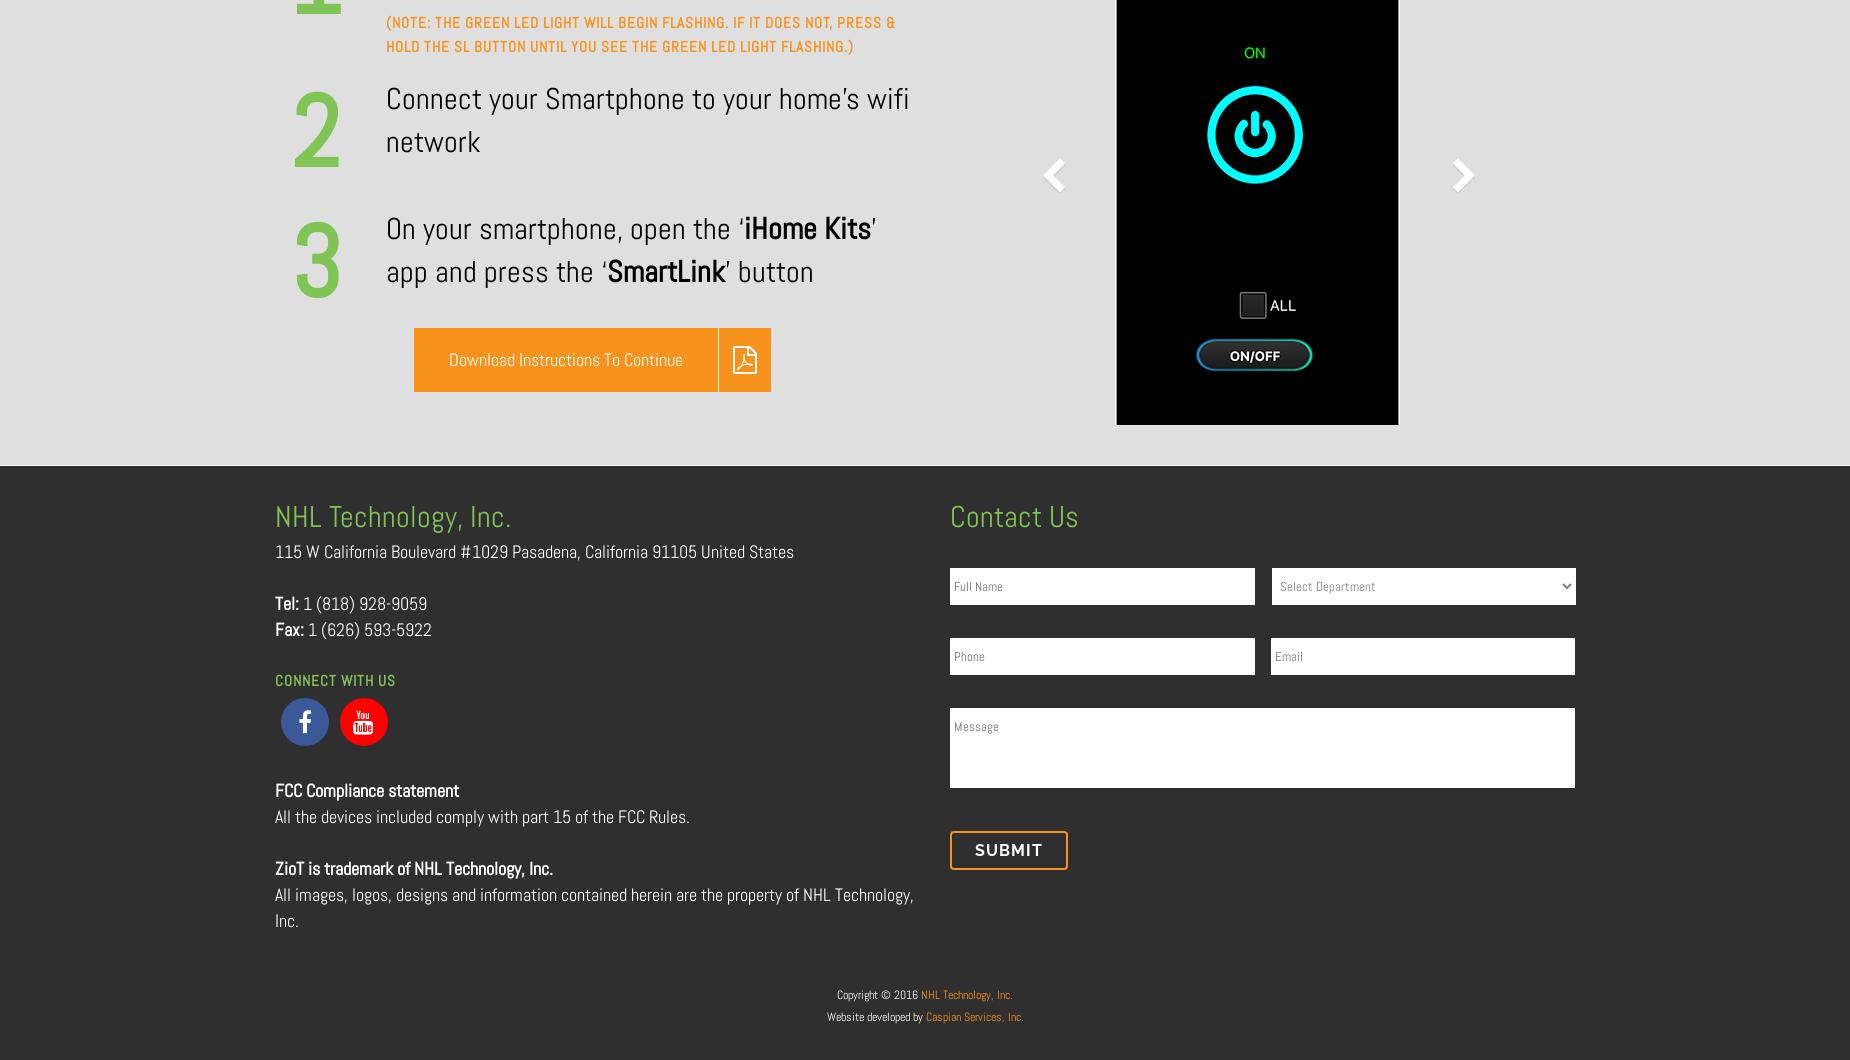  I want to click on 'Caspian Services, Inc.', so click(925, 1015).